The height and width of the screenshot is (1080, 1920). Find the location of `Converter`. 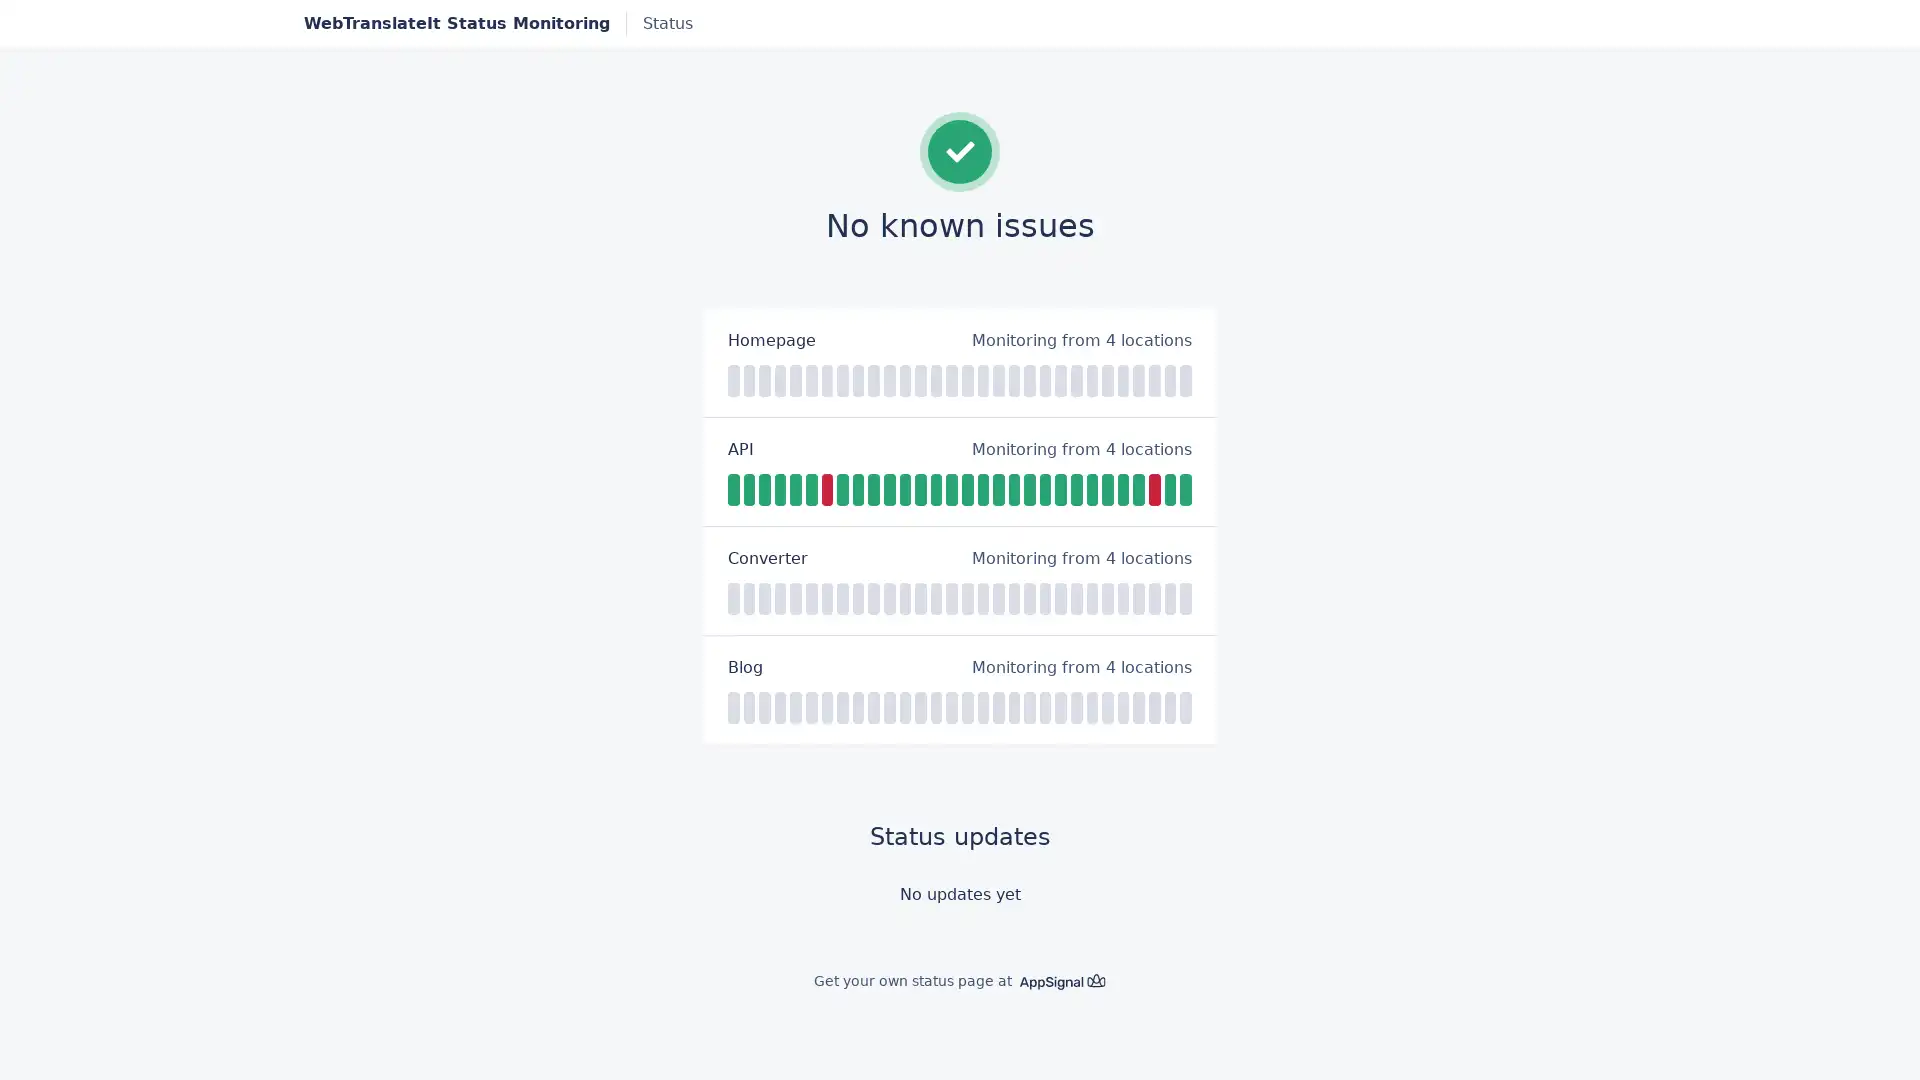

Converter is located at coordinates (767, 558).